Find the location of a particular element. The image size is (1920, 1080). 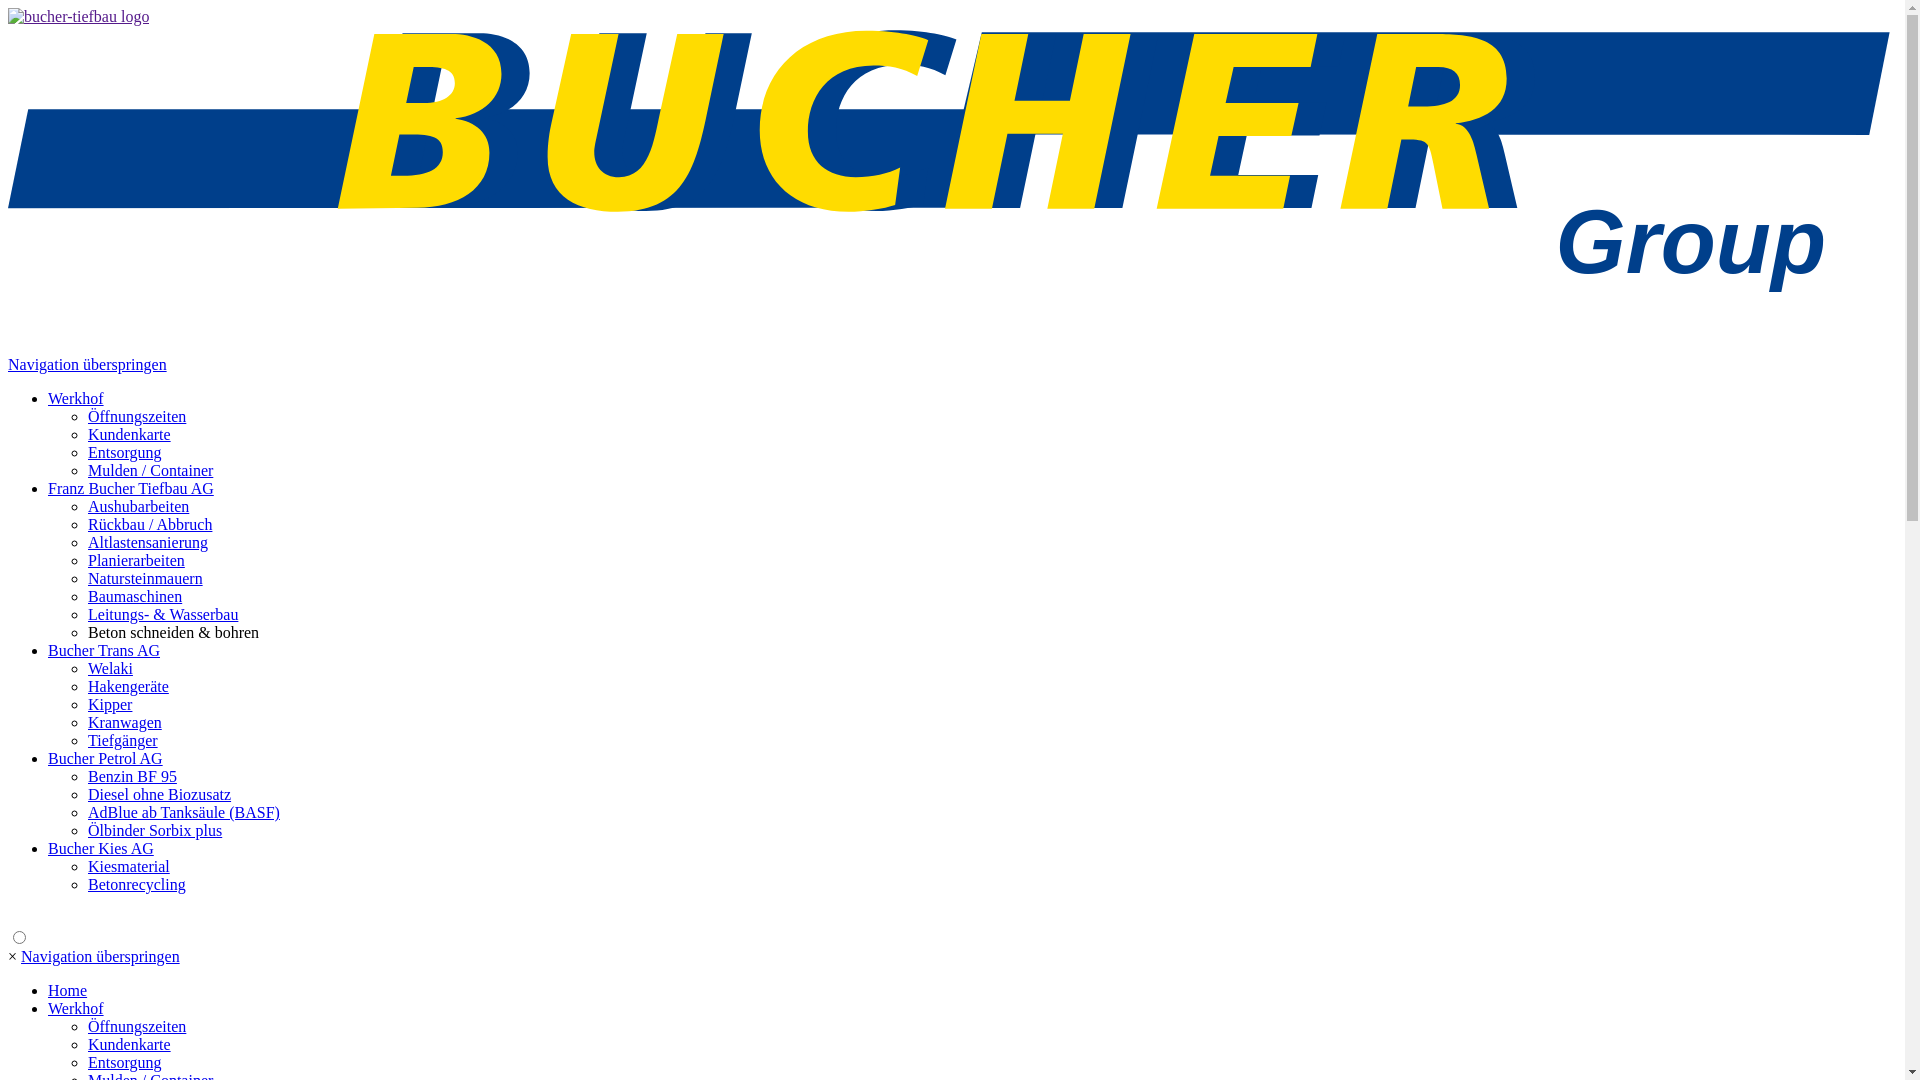

'Baumaschinen' is located at coordinates (86, 595).